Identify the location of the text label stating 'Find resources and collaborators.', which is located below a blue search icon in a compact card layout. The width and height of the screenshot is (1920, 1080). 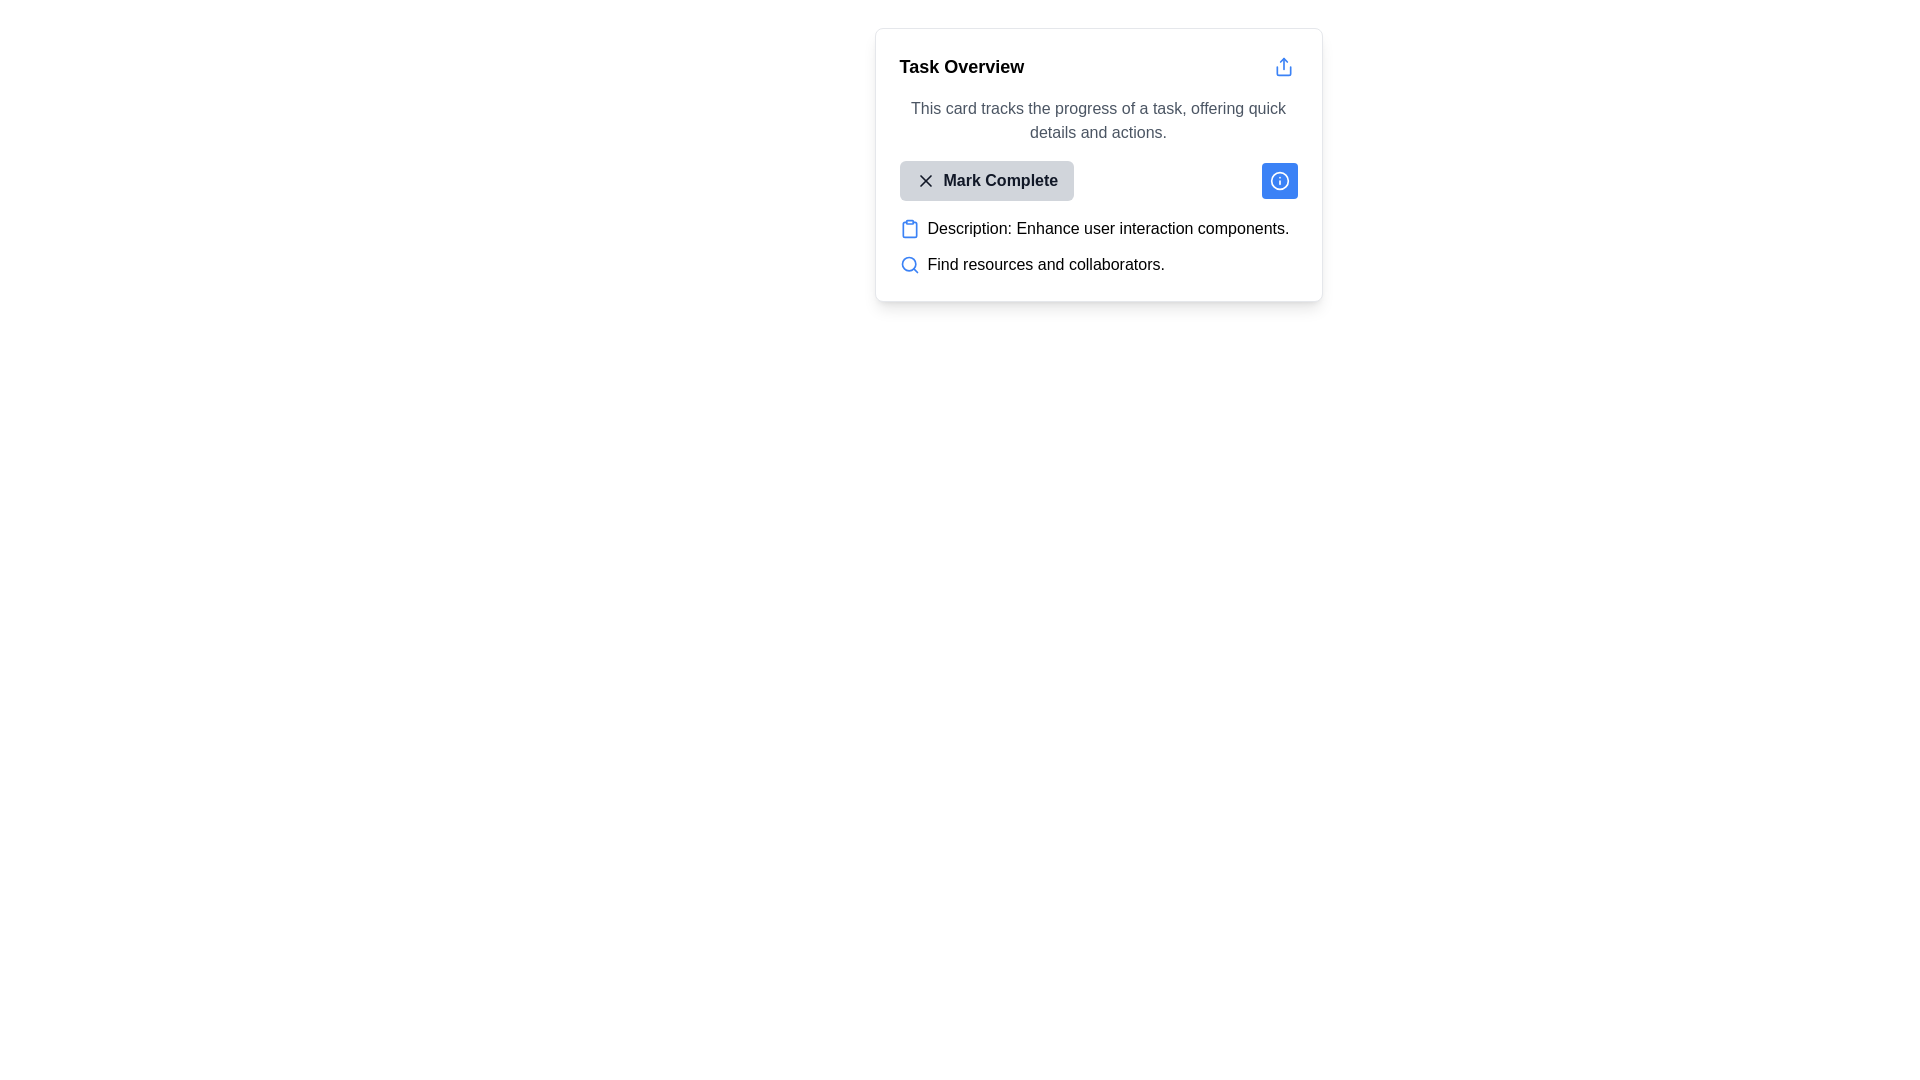
(1045, 264).